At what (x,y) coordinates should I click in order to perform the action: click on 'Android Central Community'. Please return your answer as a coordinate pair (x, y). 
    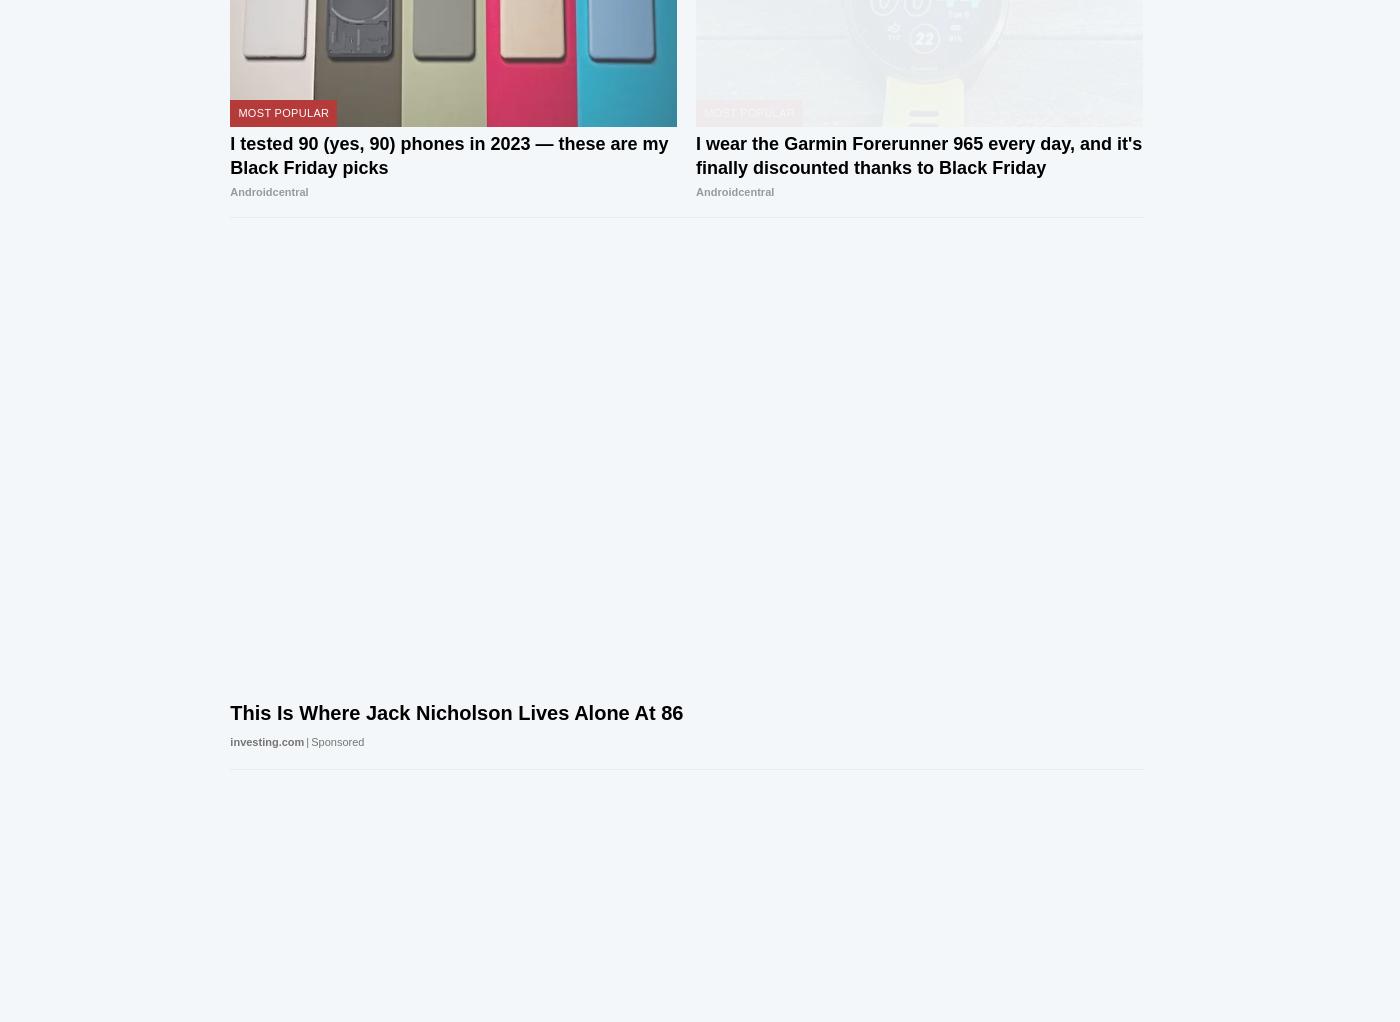
    Looking at the image, I should click on (445, 753).